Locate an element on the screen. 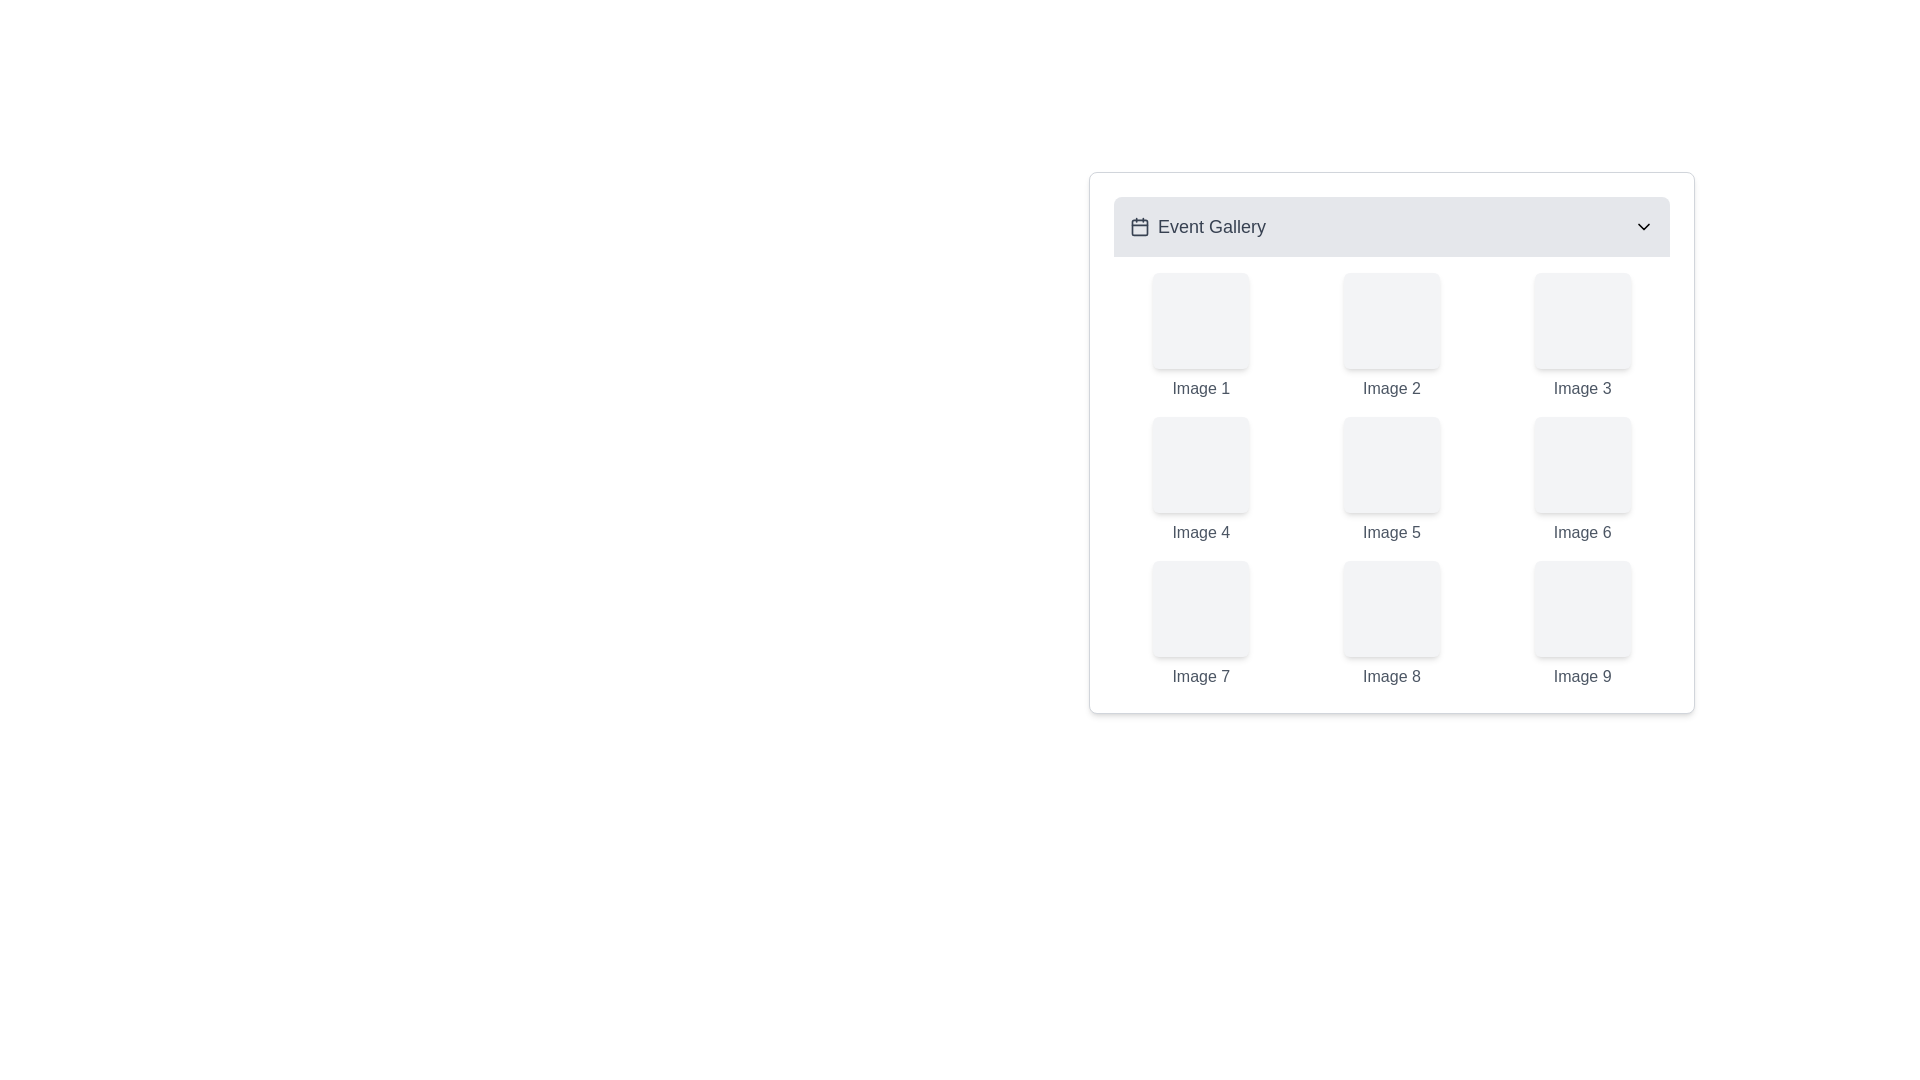  text label displaying 'Image 8', which is styled with a light gray color and is positioned directly underneath the corresponding thumbnail image in the grid layout is located at coordinates (1391, 676).